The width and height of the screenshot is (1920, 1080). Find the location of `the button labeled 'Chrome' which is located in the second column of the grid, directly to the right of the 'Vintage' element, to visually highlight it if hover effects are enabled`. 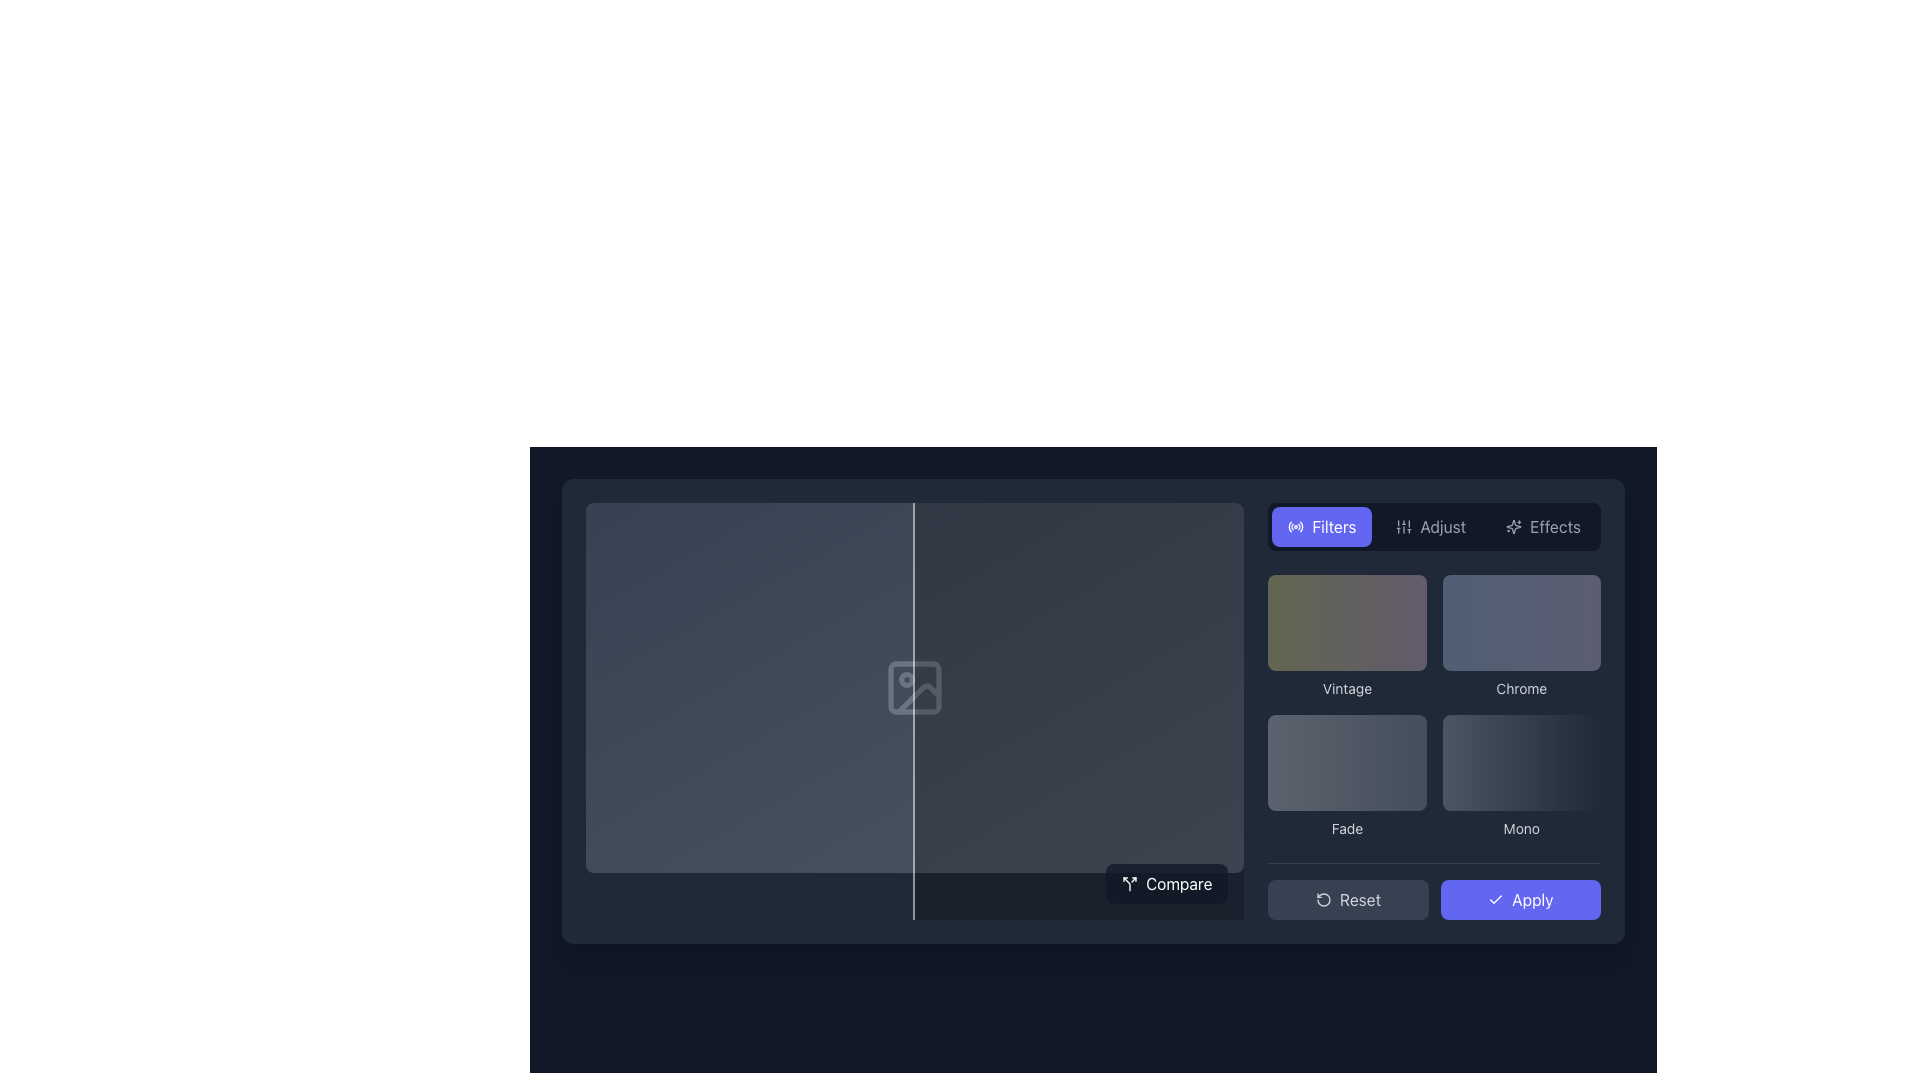

the button labeled 'Chrome' which is located in the second column of the grid, directly to the right of the 'Vintage' element, to visually highlight it if hover effects are enabled is located at coordinates (1520, 636).